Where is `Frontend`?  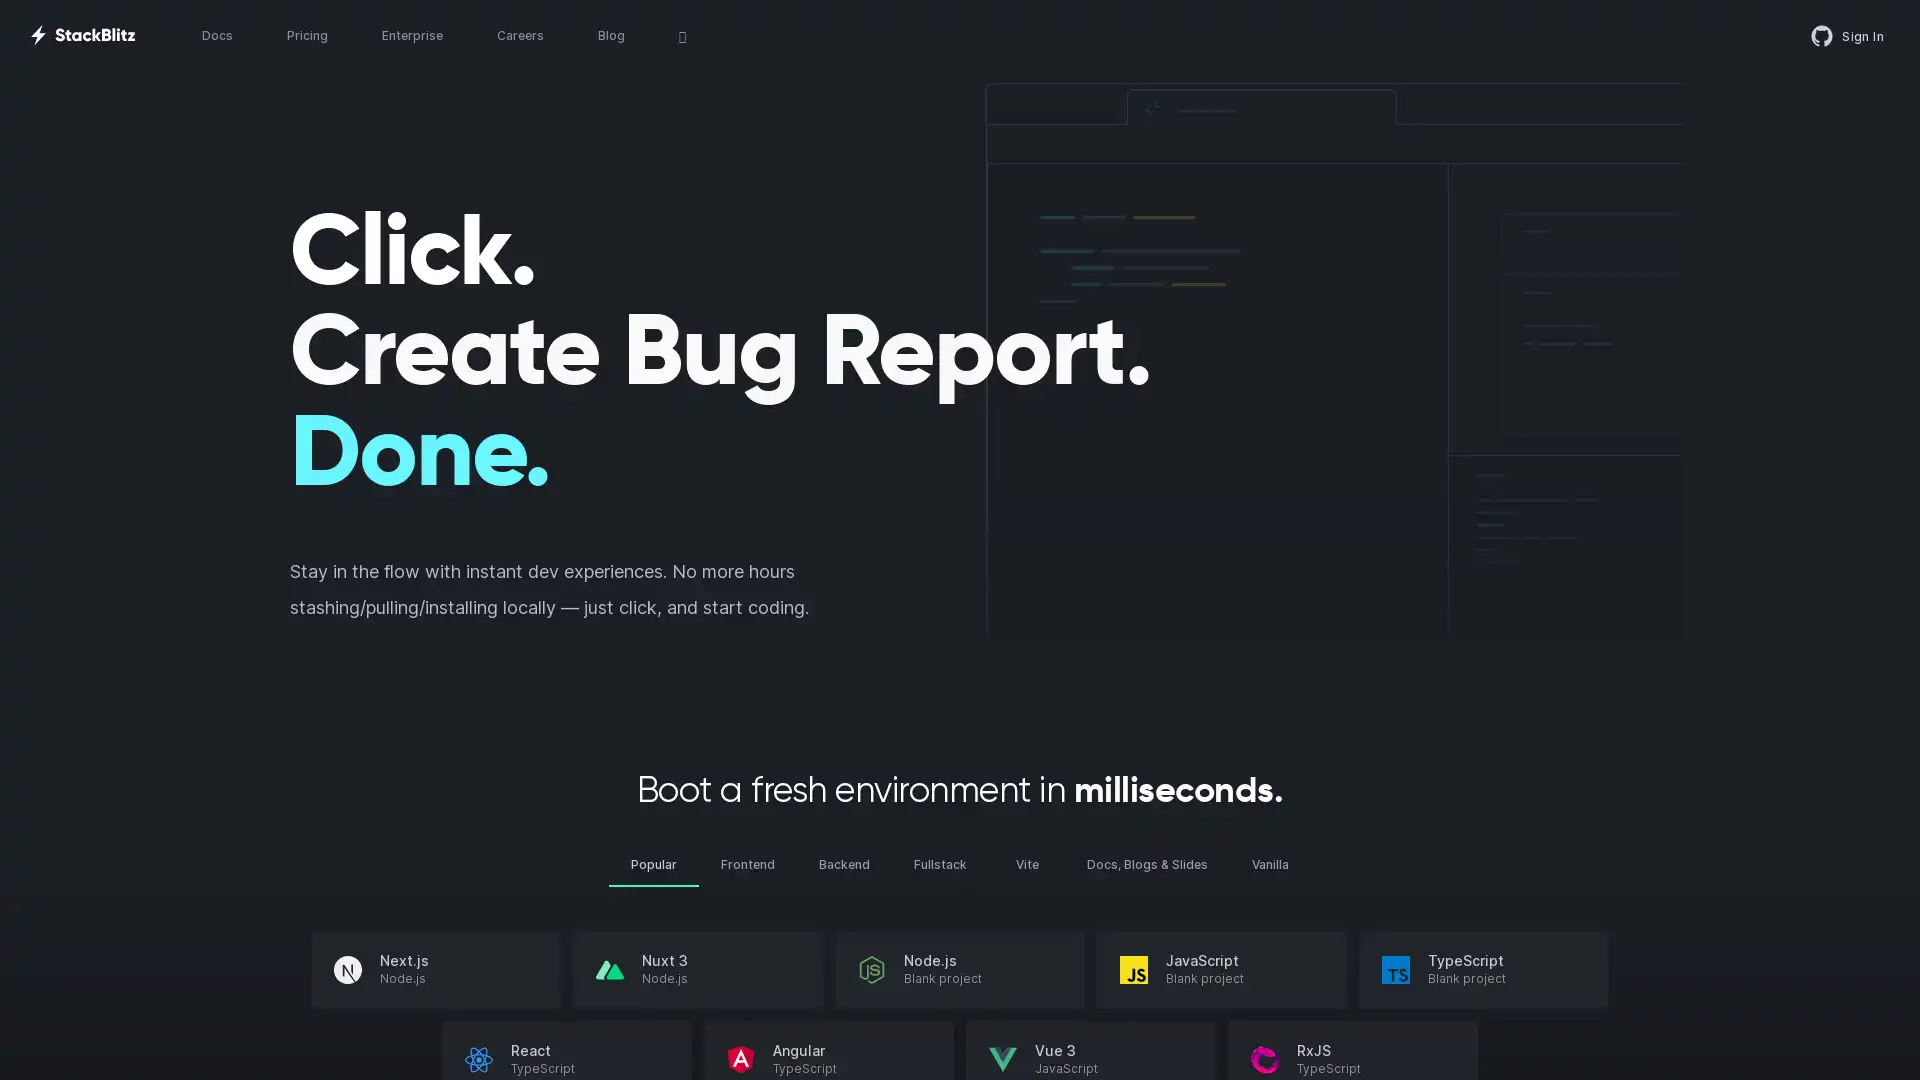 Frontend is located at coordinates (747, 863).